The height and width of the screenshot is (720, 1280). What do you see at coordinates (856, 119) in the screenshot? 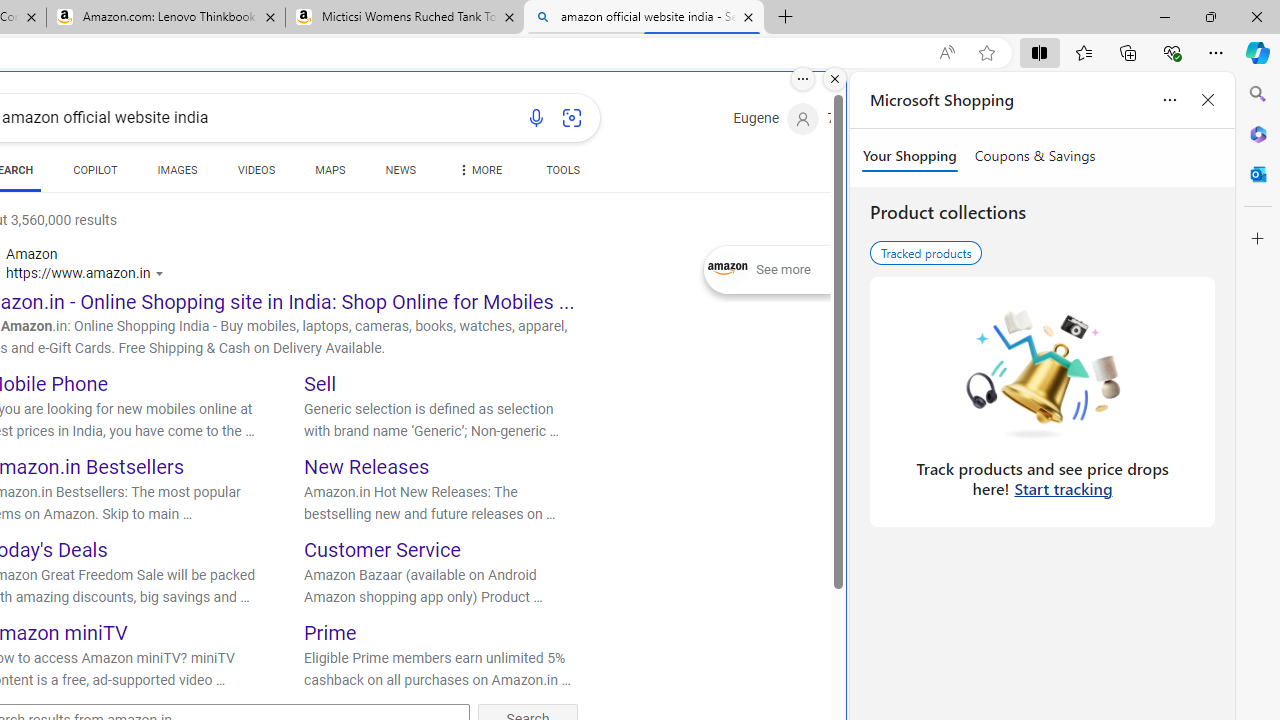
I see `'Microsoft Rewards 72'` at bounding box center [856, 119].